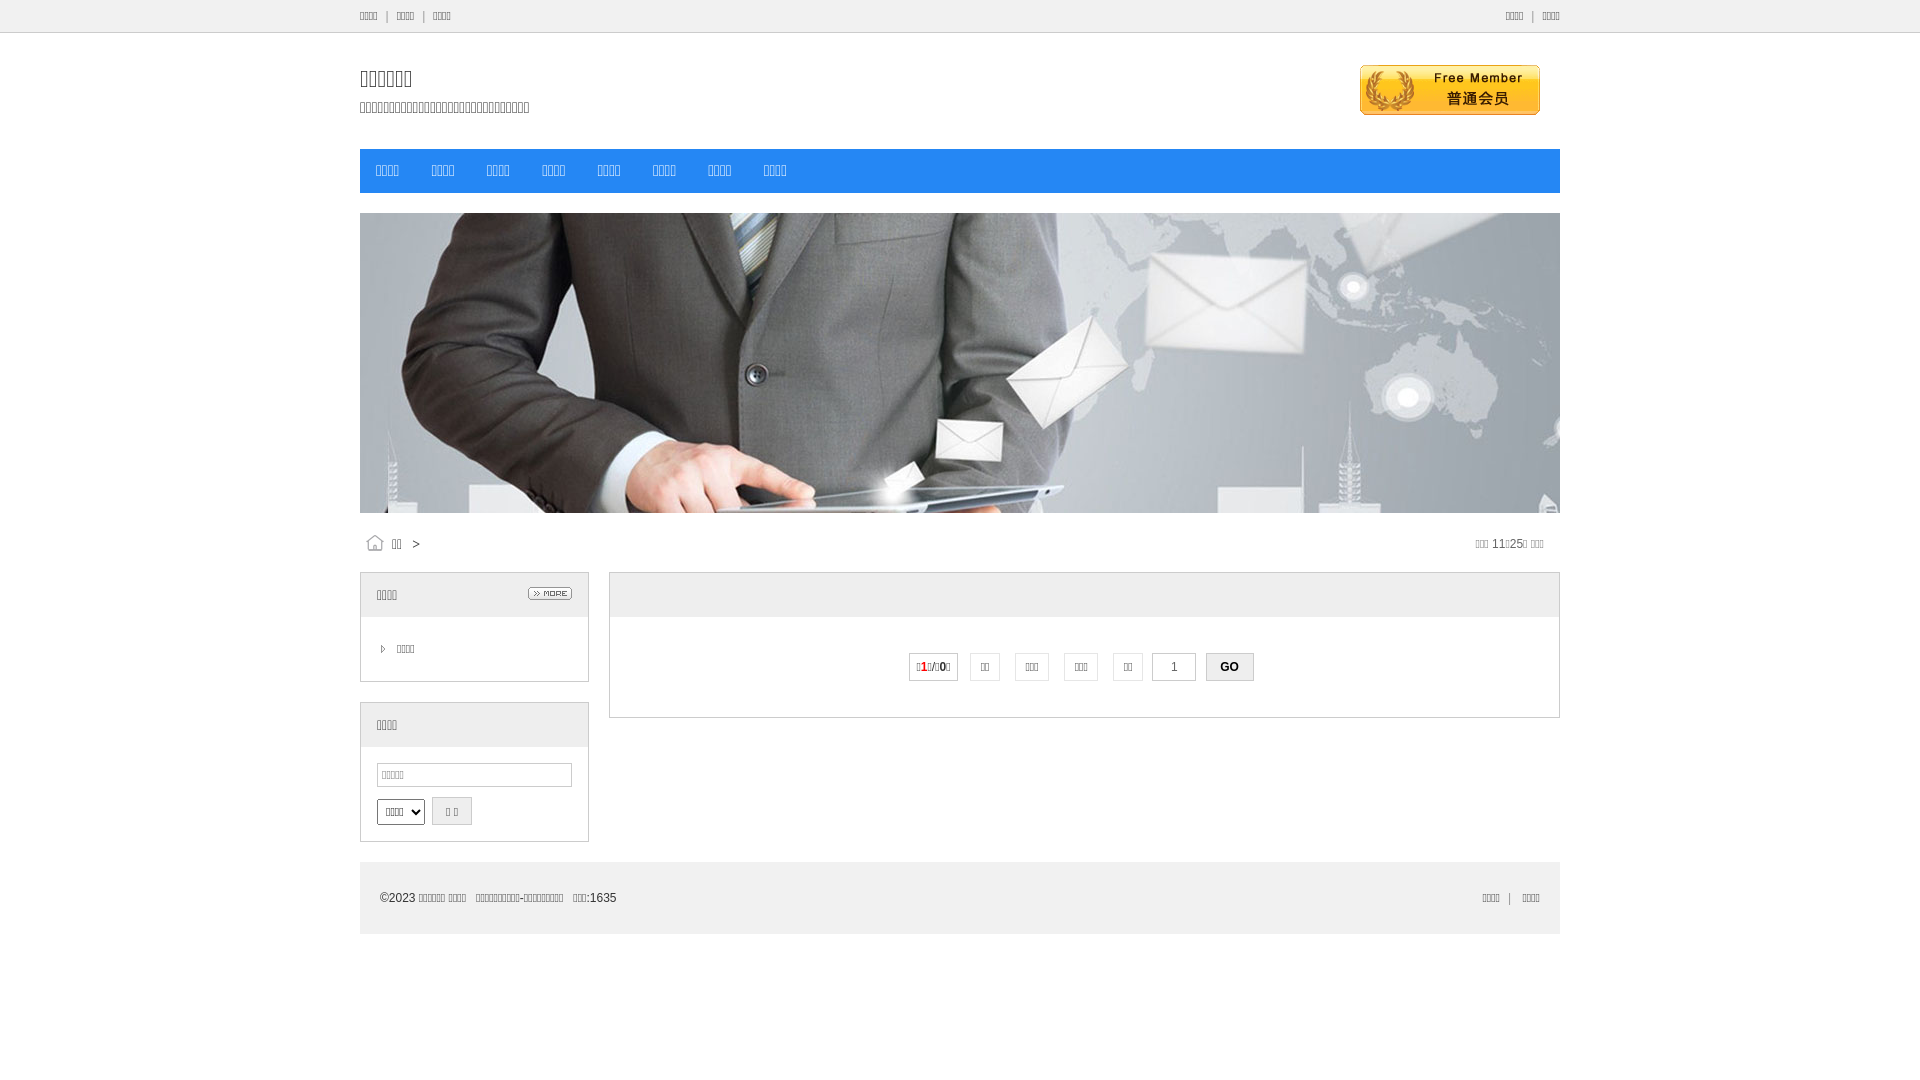 This screenshot has height=1080, width=1920. I want to click on 'GO', so click(1204, 667).